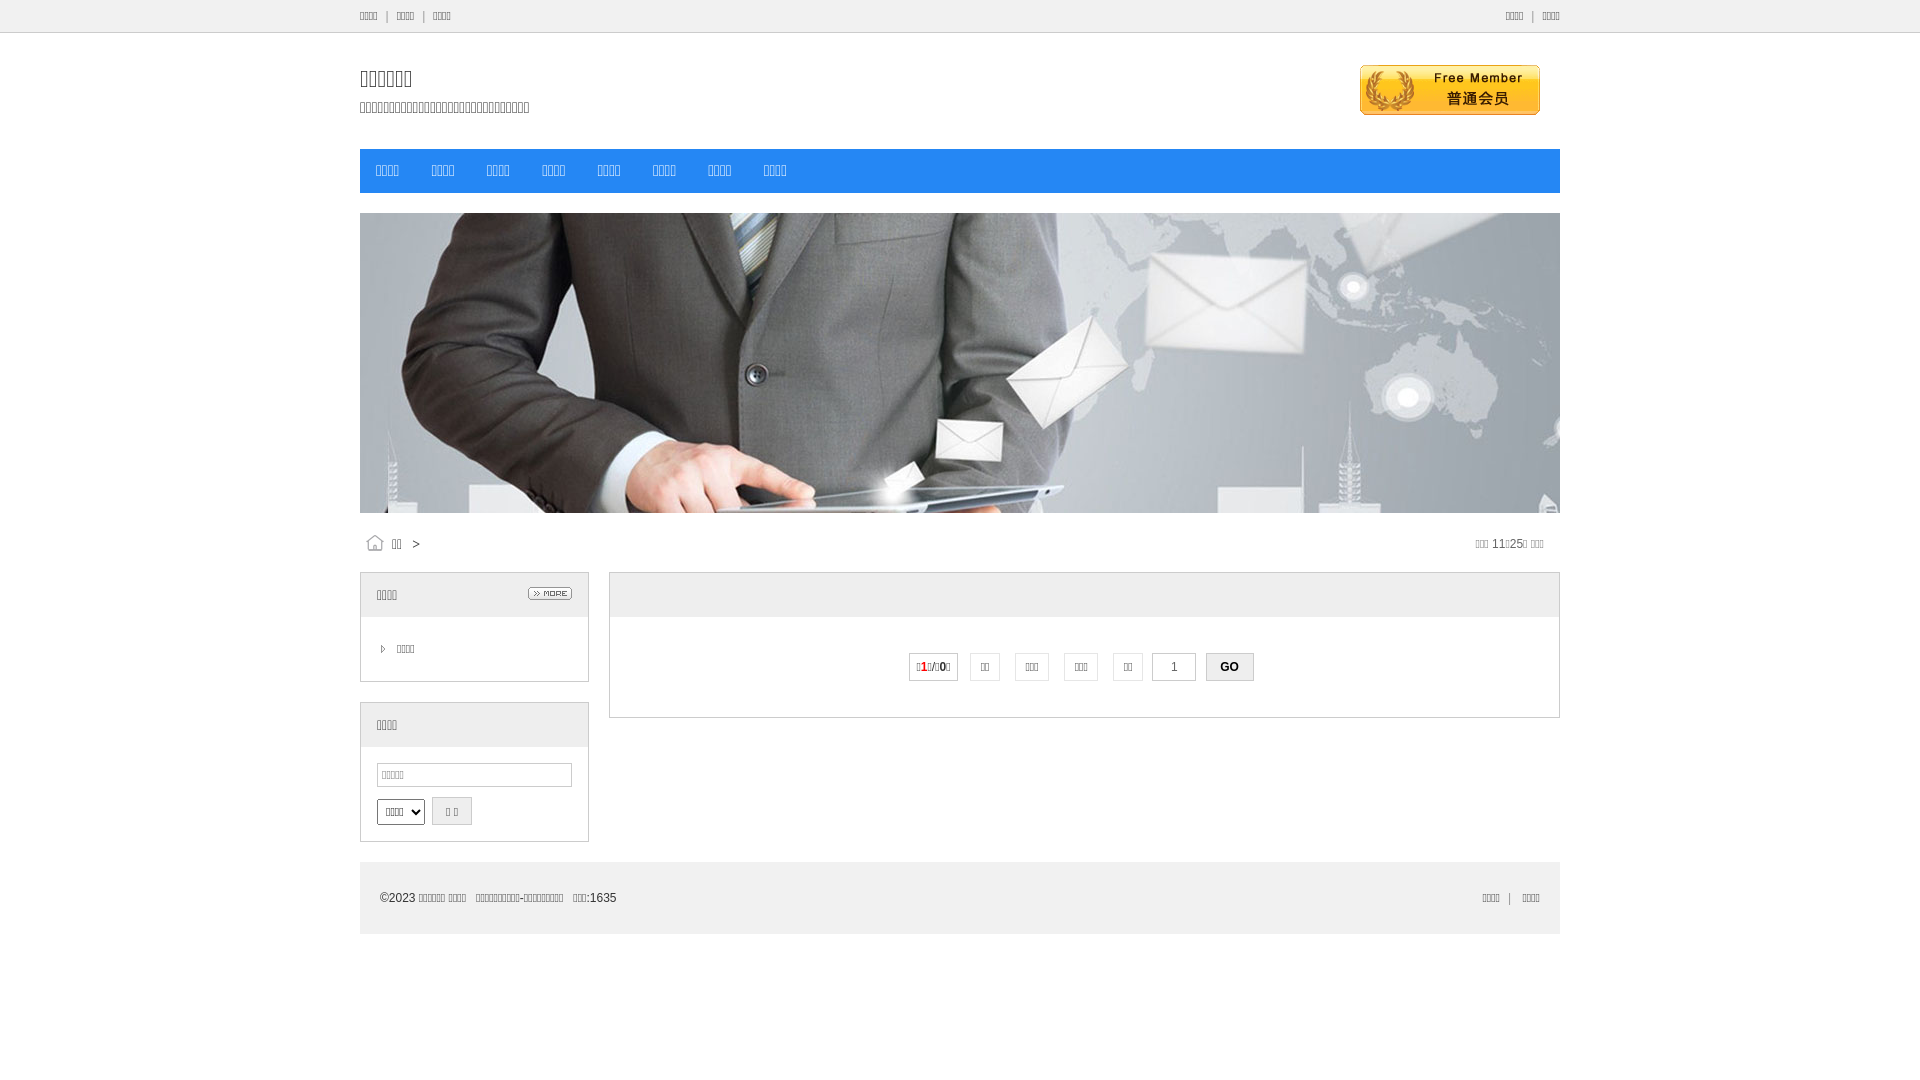 This screenshot has height=1080, width=1920. I want to click on 'GO', so click(1204, 667).